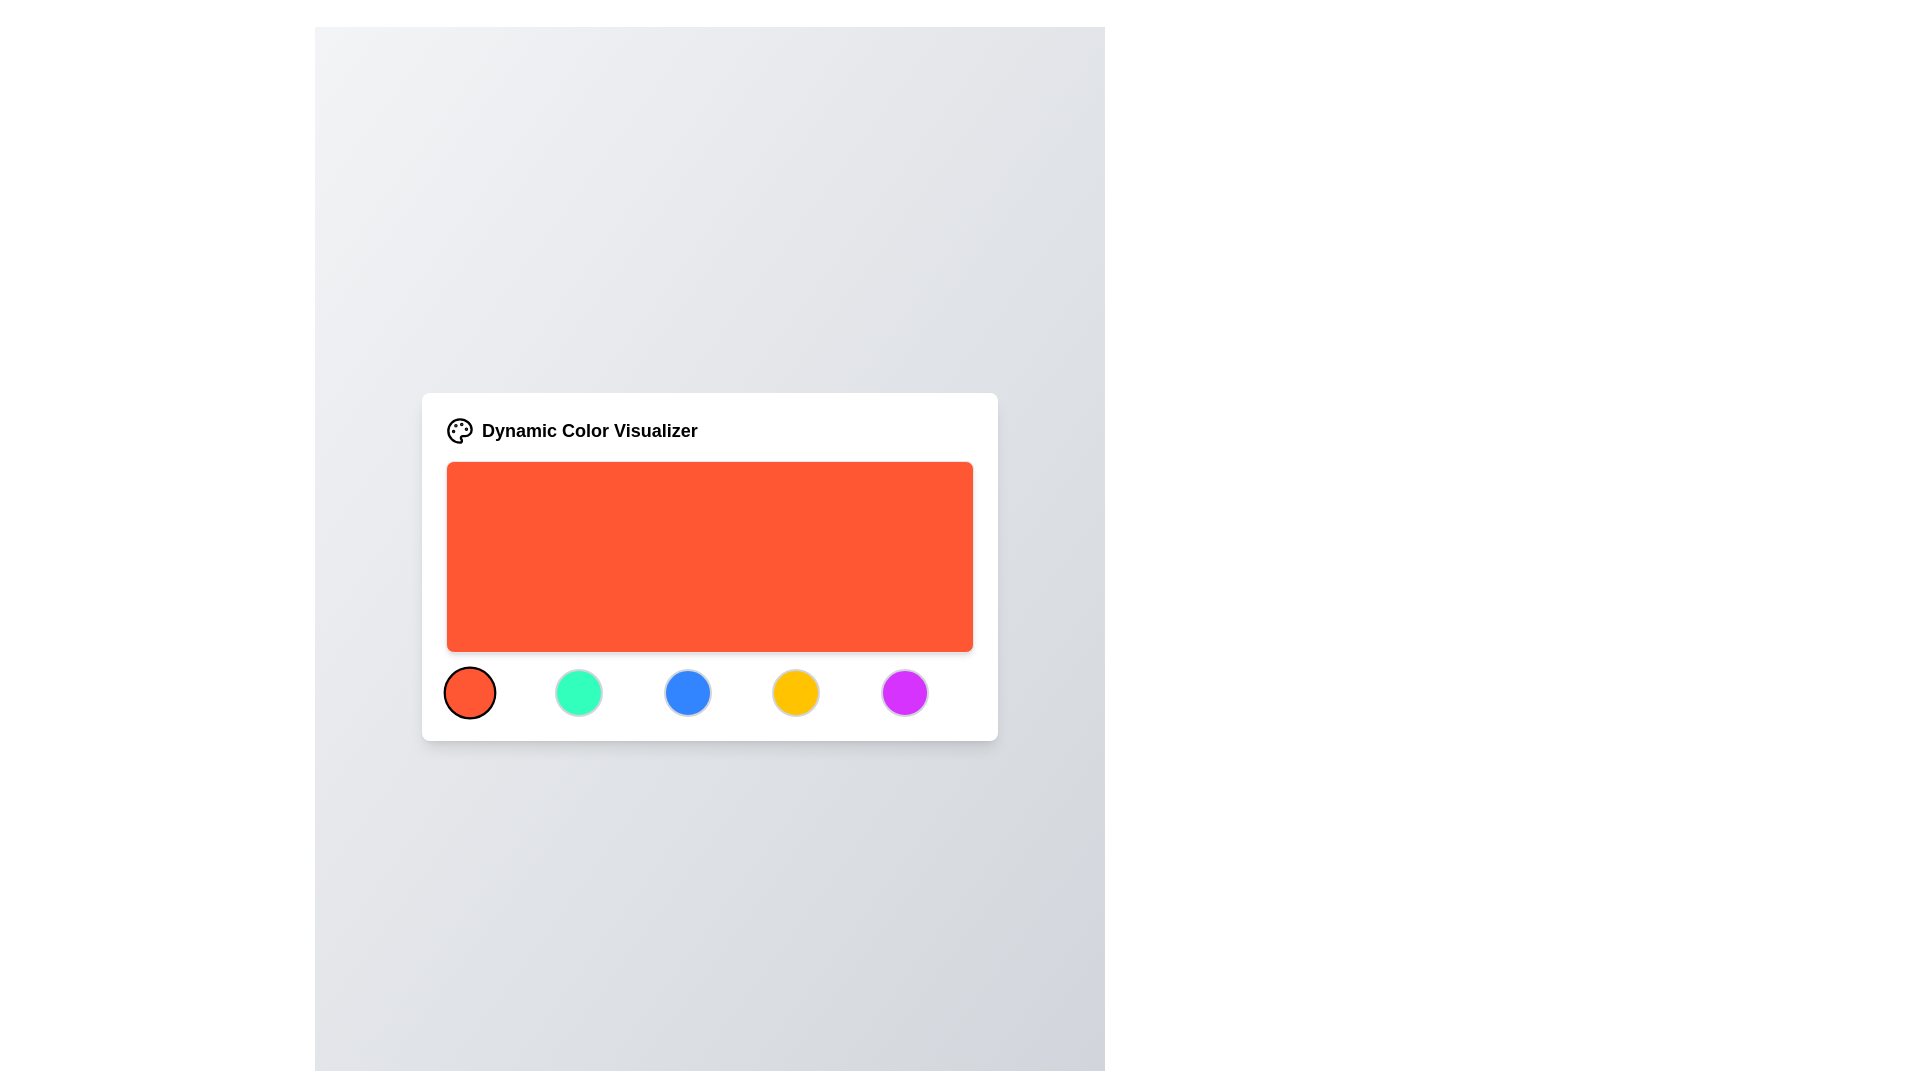  What do you see at coordinates (710, 556) in the screenshot?
I see `the displayed color in the visual display panel located beneath the 'Dynamic Color Visualizer' header` at bounding box center [710, 556].